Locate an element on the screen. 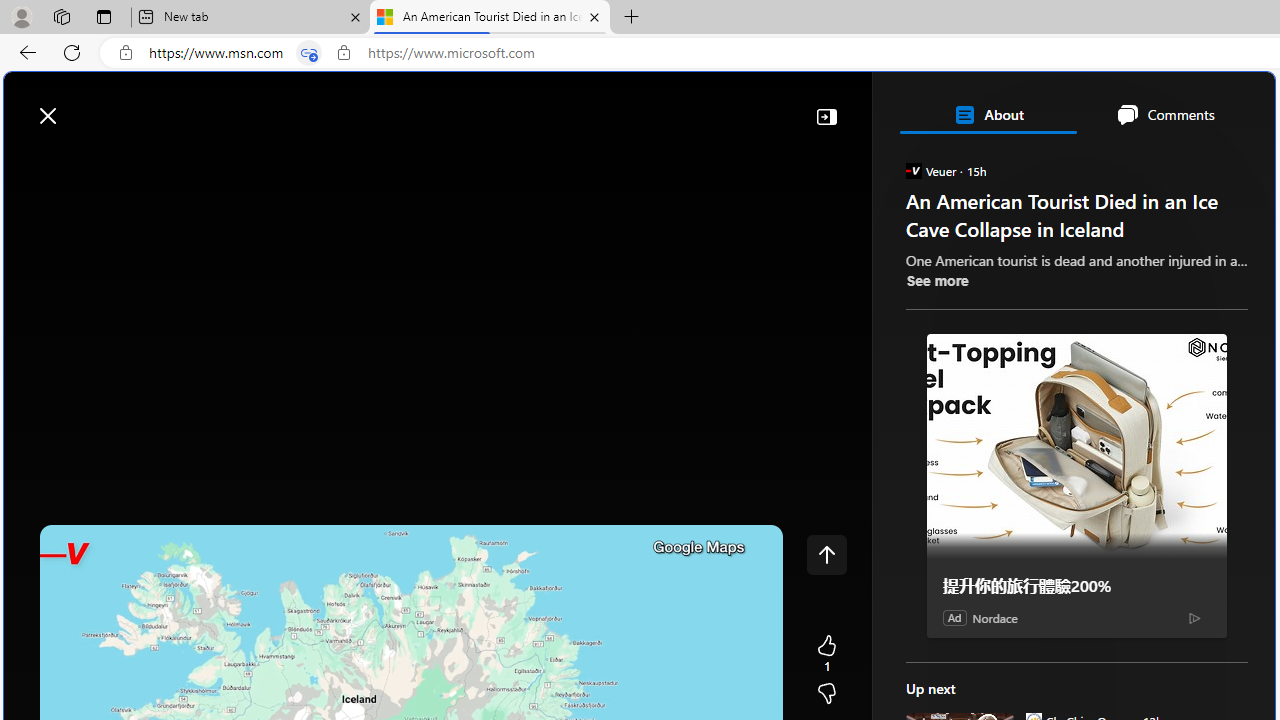  'Comments' is located at coordinates (1165, 114).